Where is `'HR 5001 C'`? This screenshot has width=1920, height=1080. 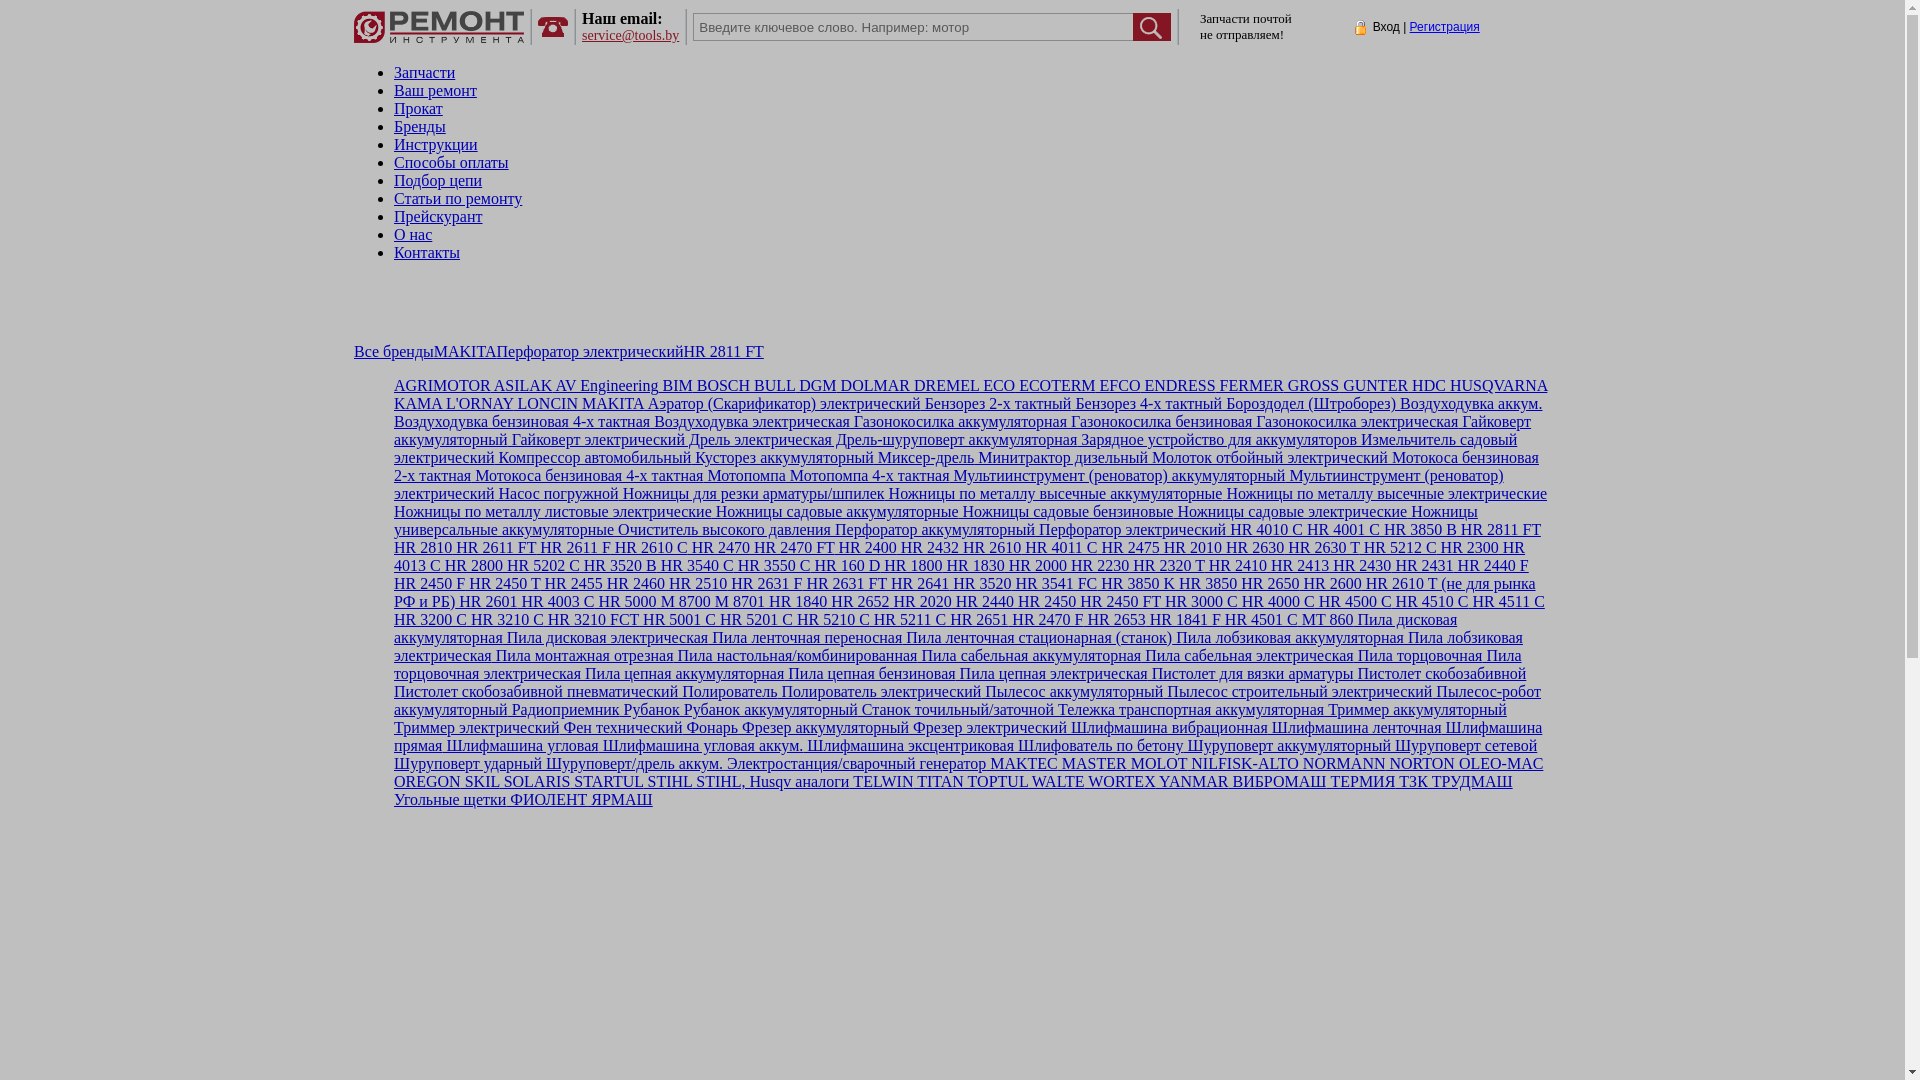
'HR 5001 C' is located at coordinates (677, 618).